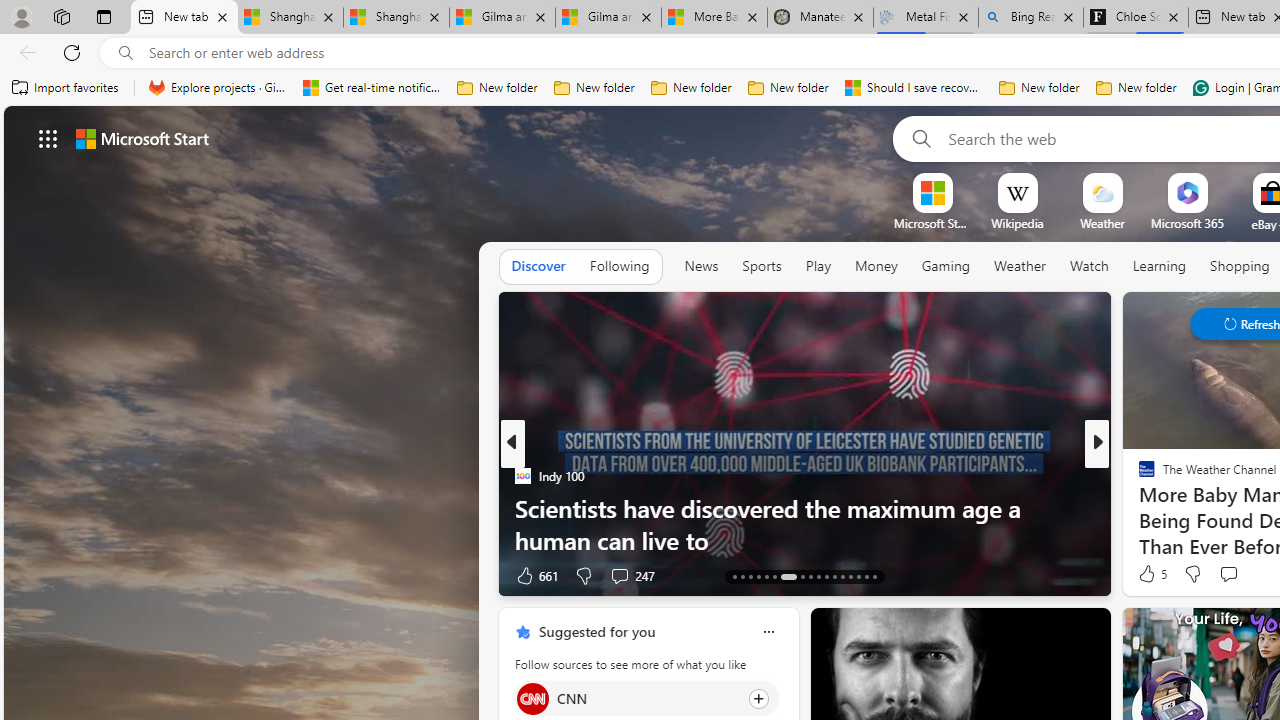  I want to click on 'Play', so click(817, 265).